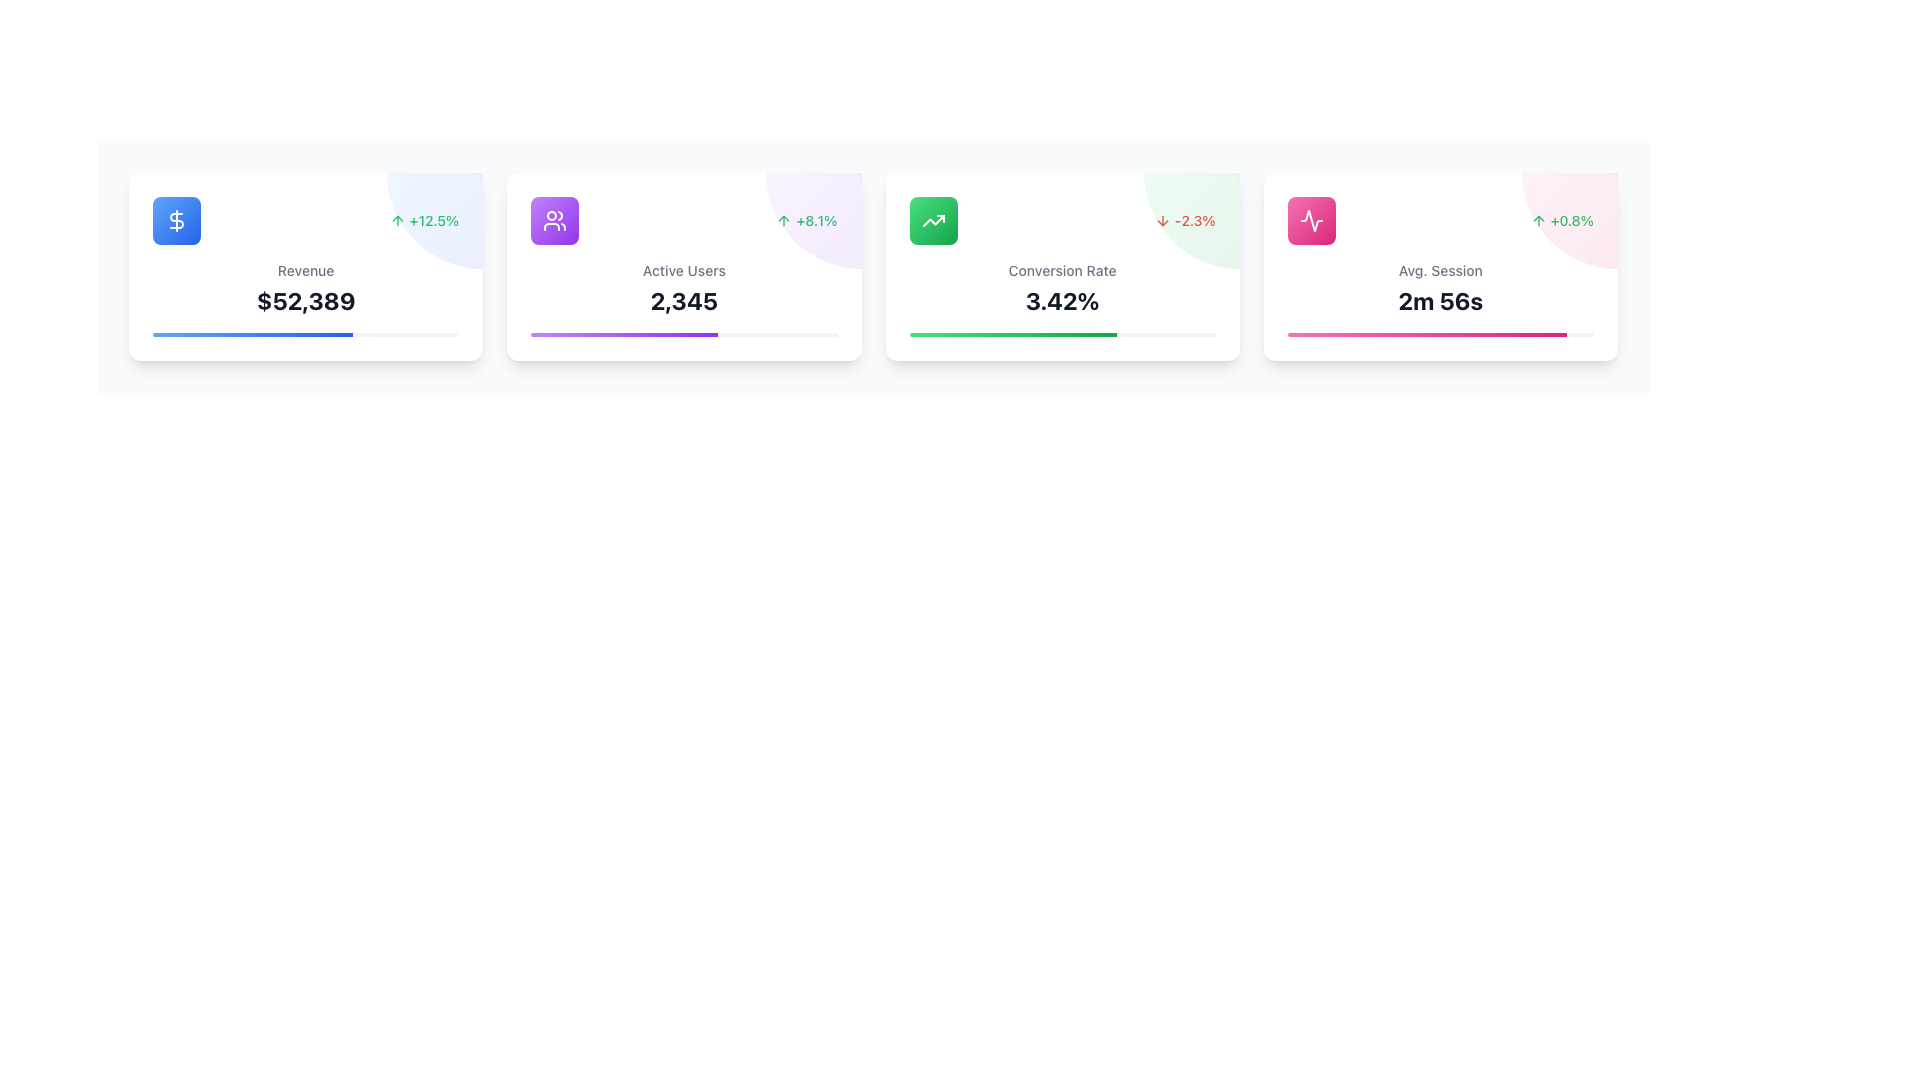 Image resolution: width=1920 pixels, height=1080 pixels. Describe the element at coordinates (684, 300) in the screenshot. I see `the static numerical text display indicating 'Active Users', which is located in the second card from the left, below the text 'Active Users' and above a purple gradient progress bar` at that location.